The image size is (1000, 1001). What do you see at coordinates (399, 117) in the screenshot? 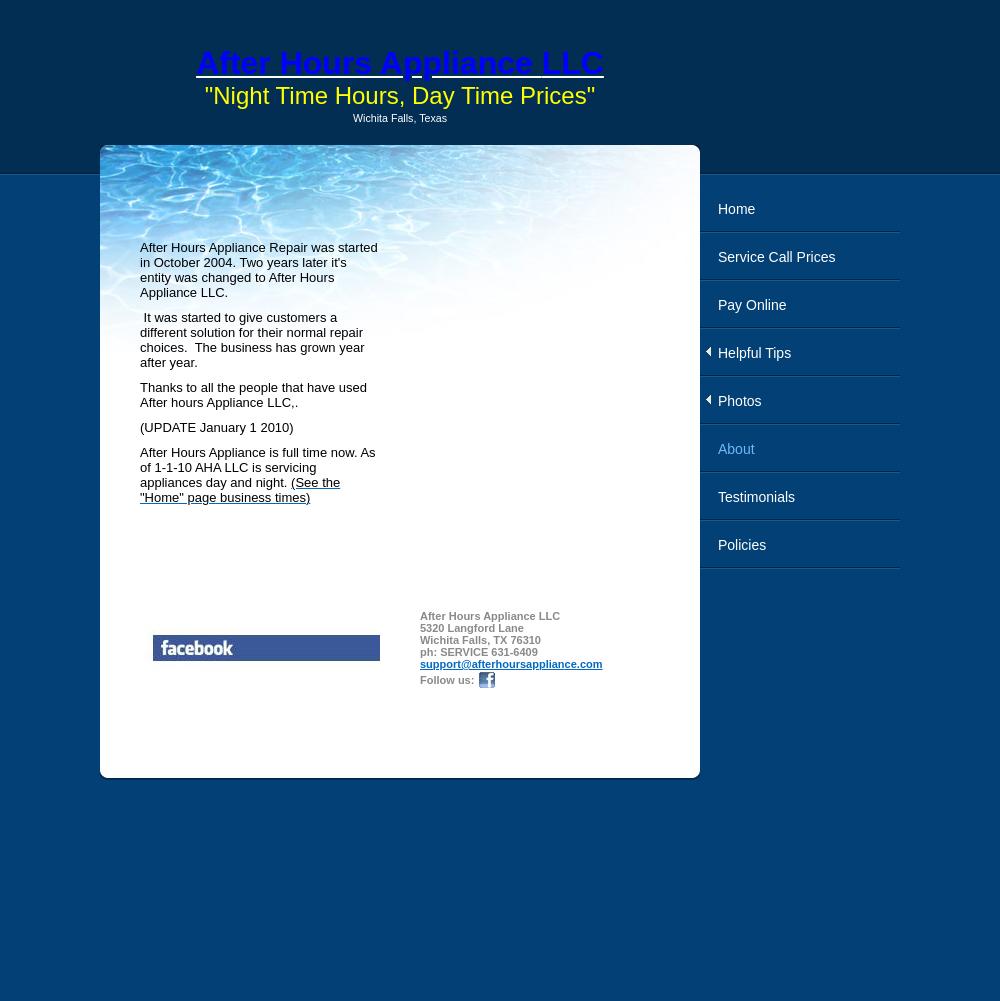
I see `'Wichita Falls, Texas'` at bounding box center [399, 117].